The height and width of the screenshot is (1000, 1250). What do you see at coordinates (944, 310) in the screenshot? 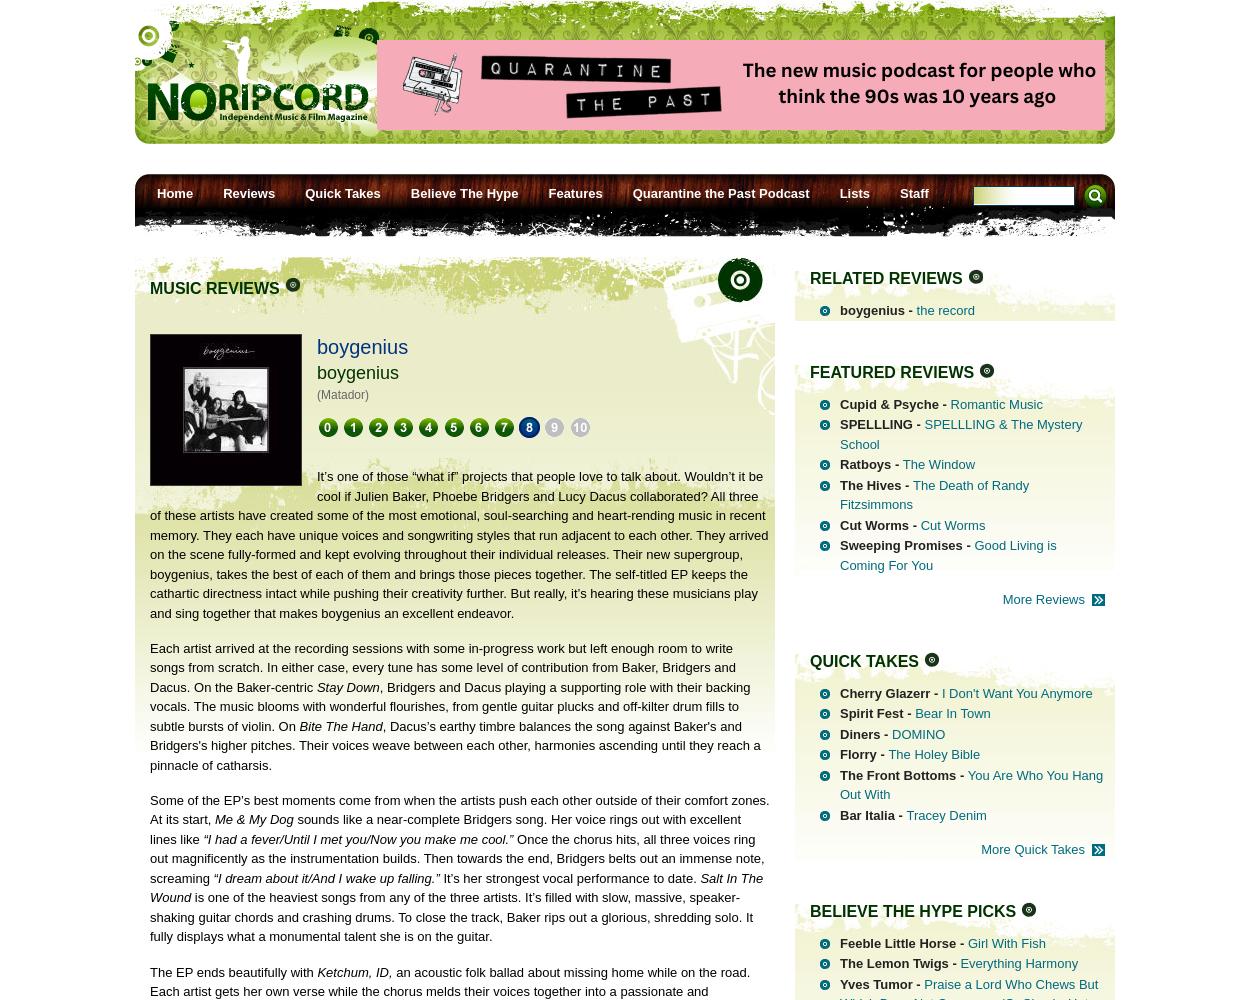
I see `'the record'` at bounding box center [944, 310].